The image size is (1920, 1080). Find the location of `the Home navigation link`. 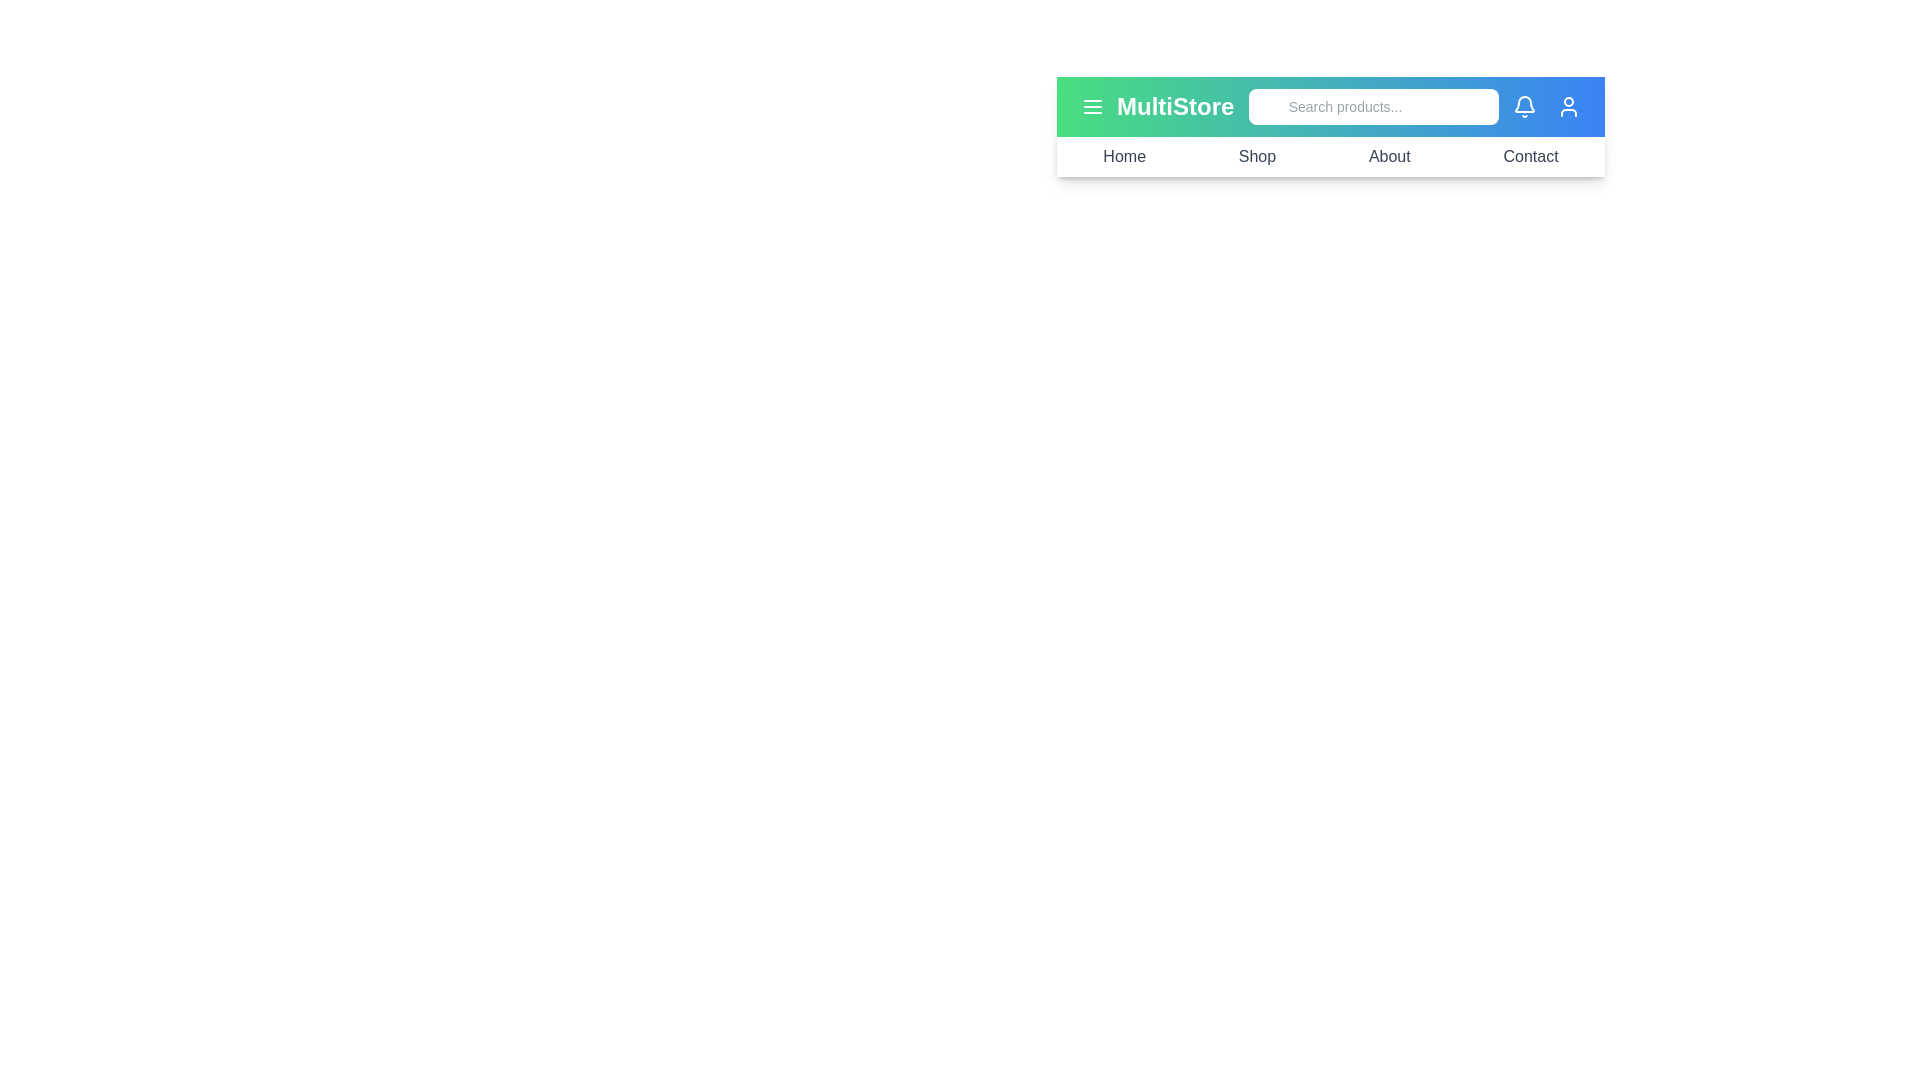

the Home navigation link is located at coordinates (1124, 156).